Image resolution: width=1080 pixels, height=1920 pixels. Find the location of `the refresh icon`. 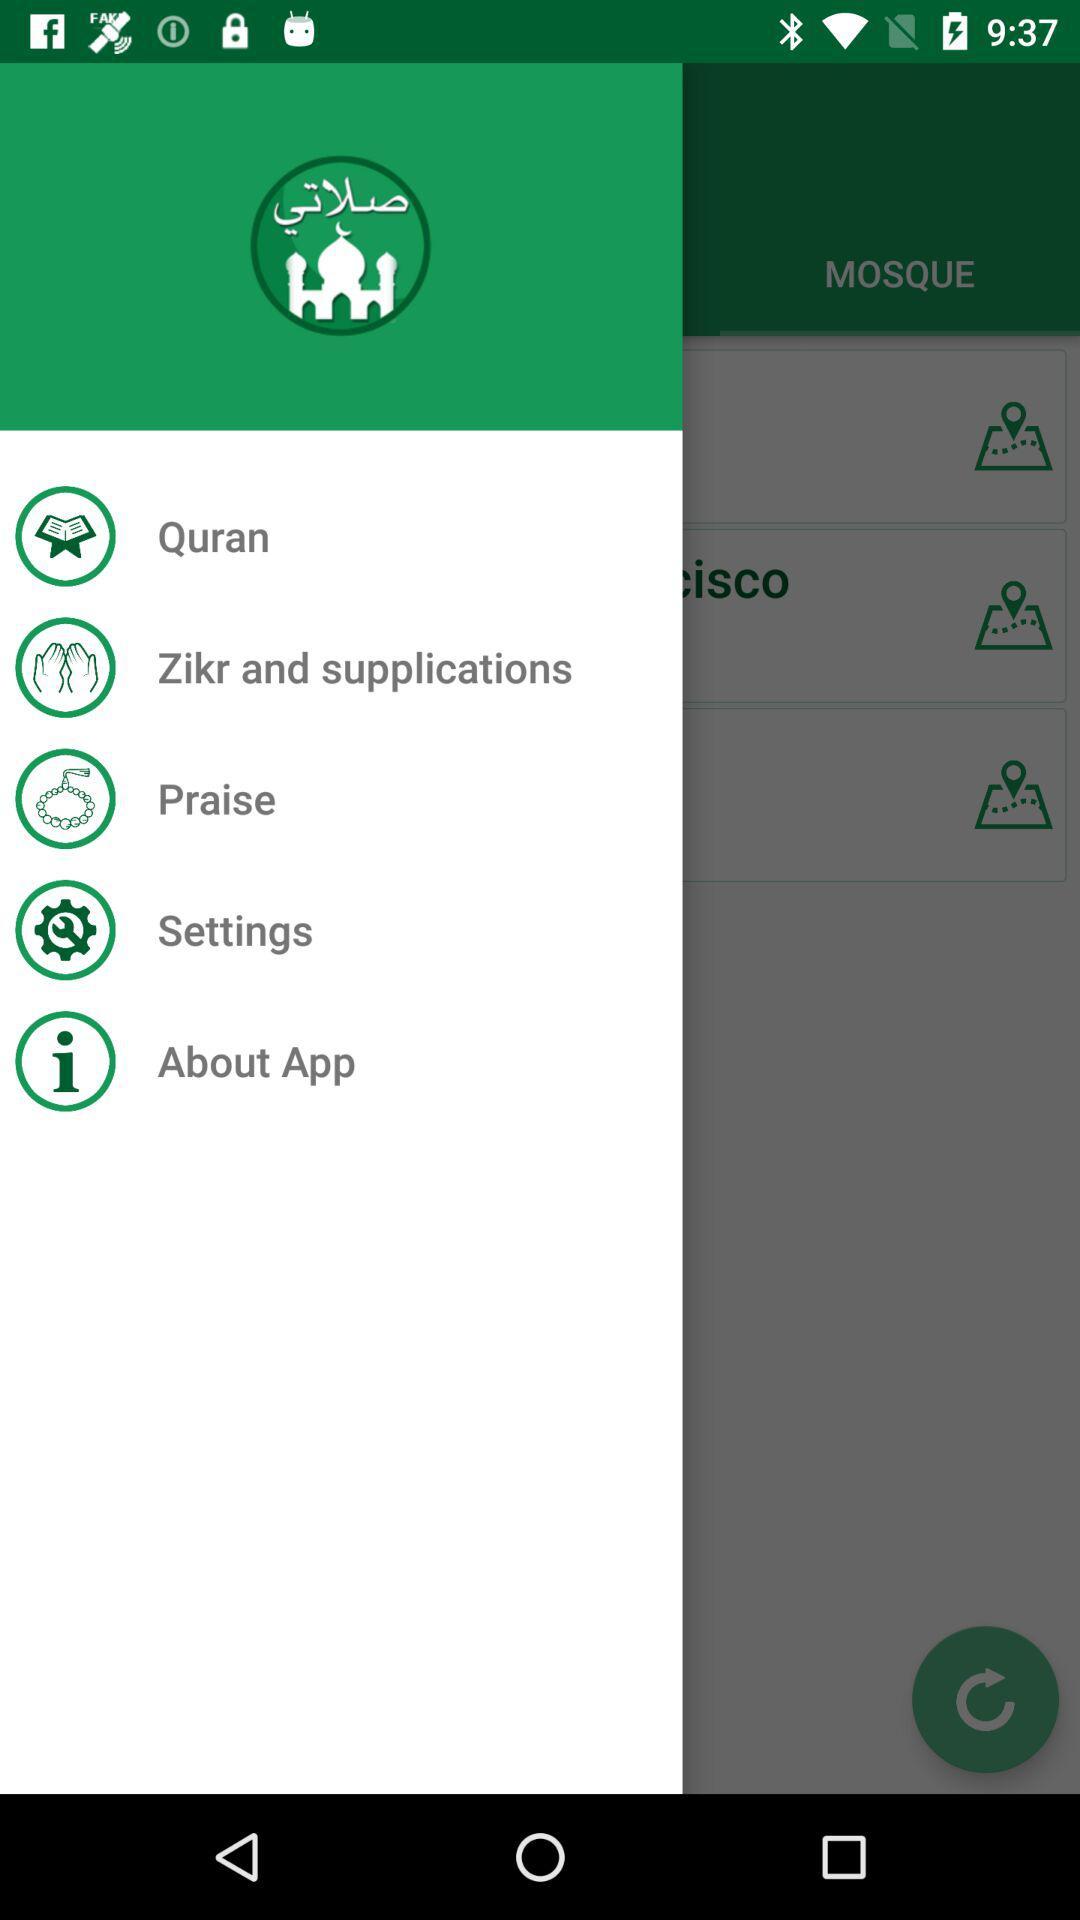

the refresh icon is located at coordinates (984, 1698).